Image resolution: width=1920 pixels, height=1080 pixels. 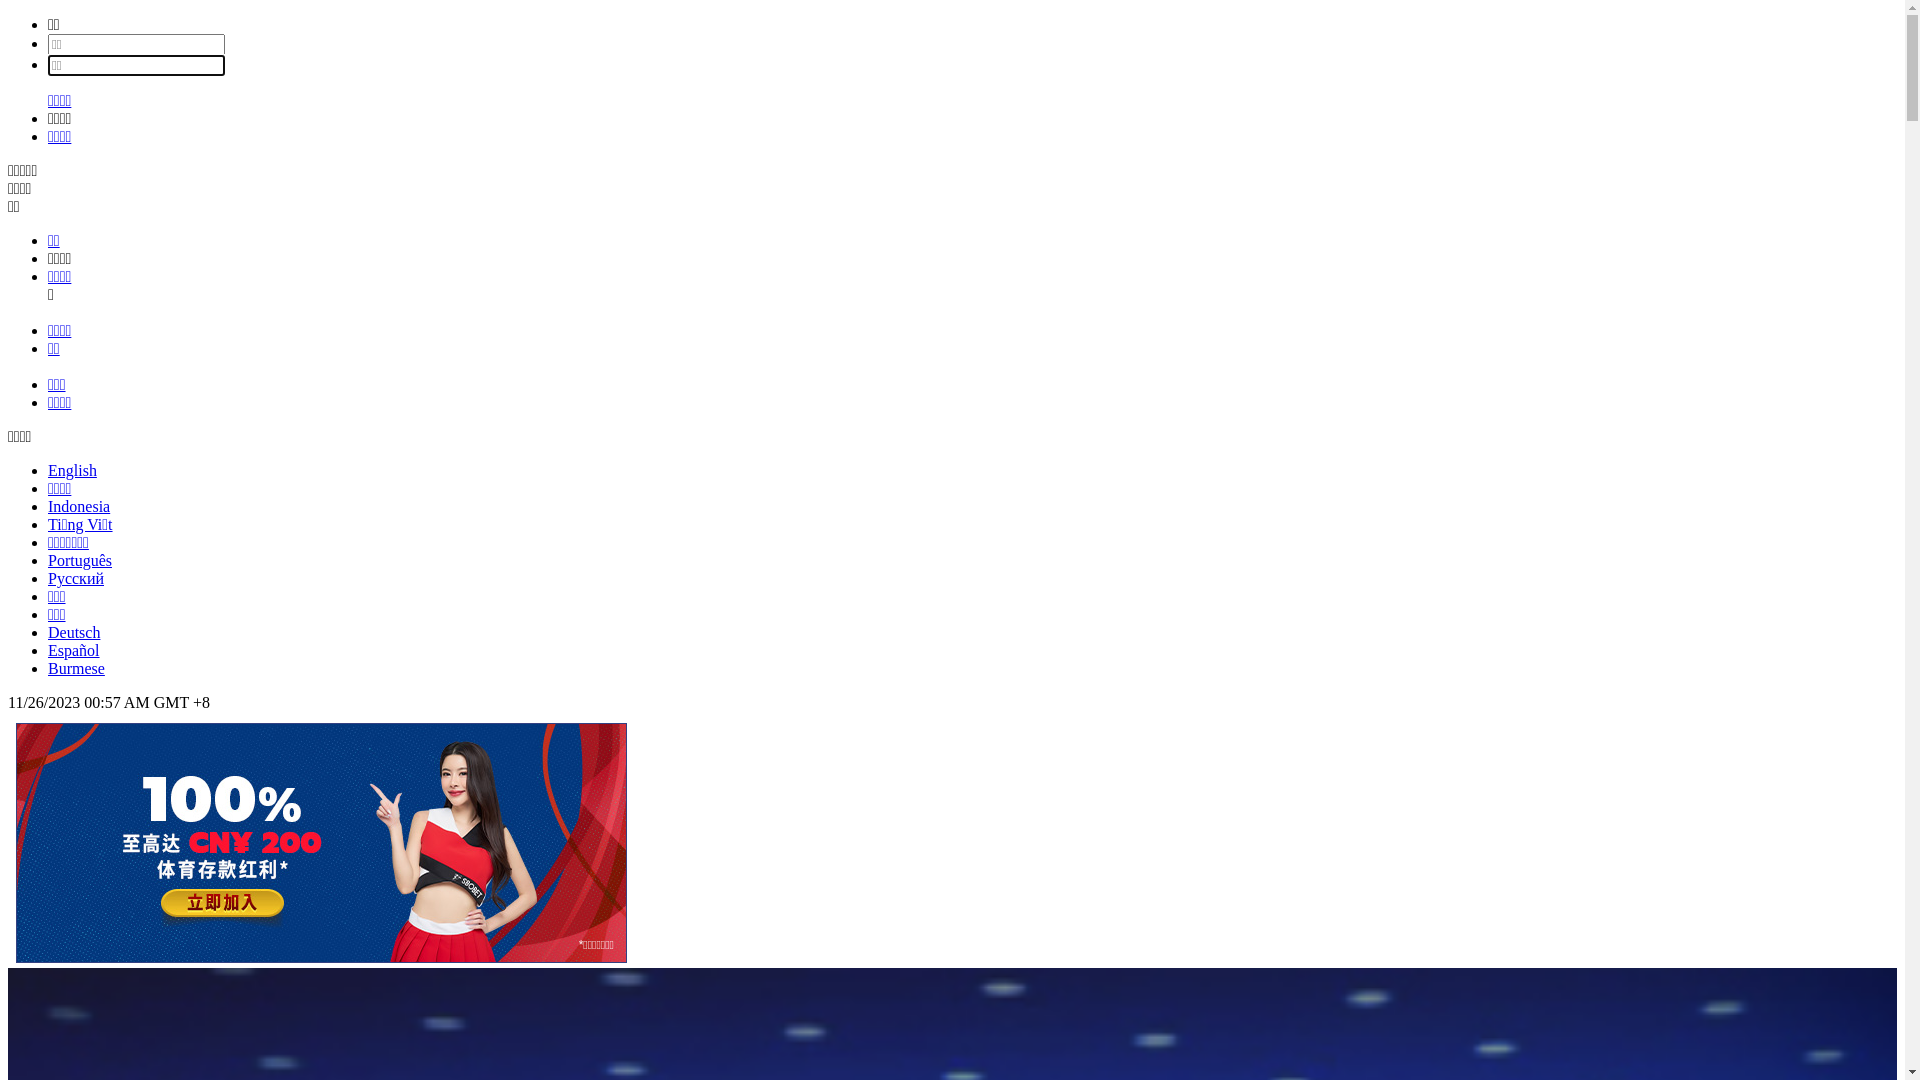 I want to click on 'Burmese', so click(x=76, y=668).